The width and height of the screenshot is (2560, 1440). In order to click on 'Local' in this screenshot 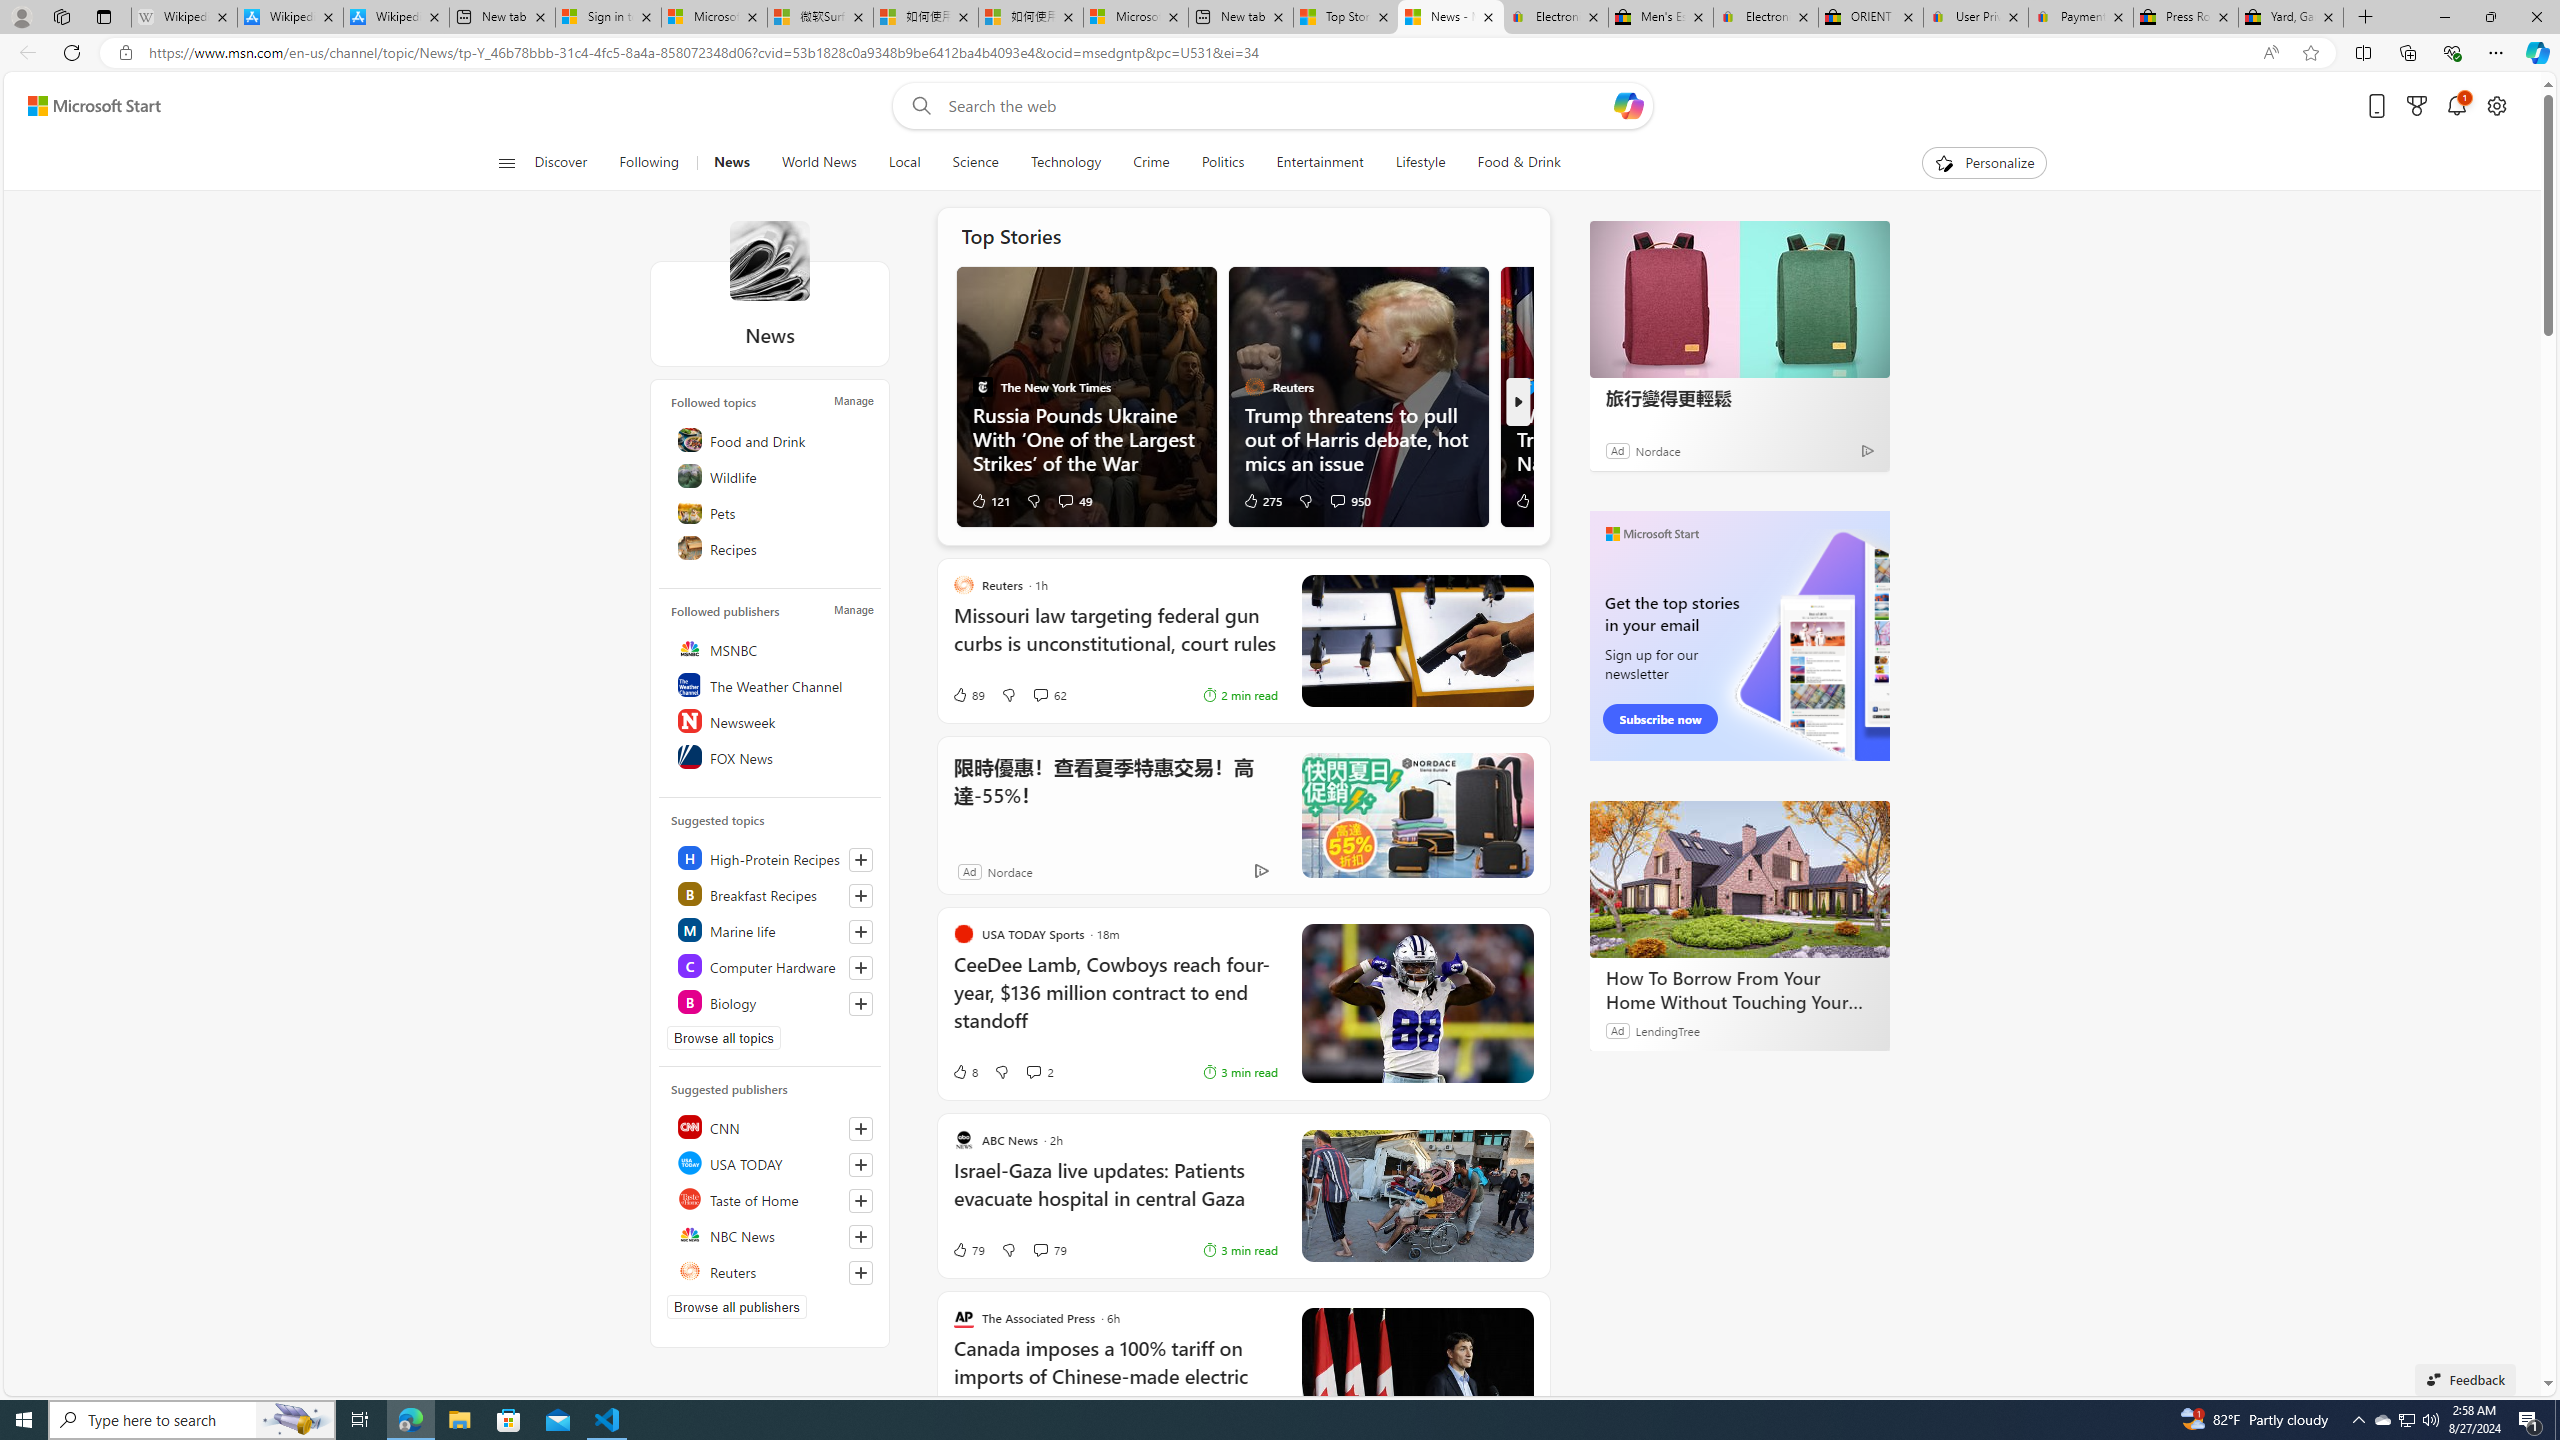, I will do `click(904, 162)`.